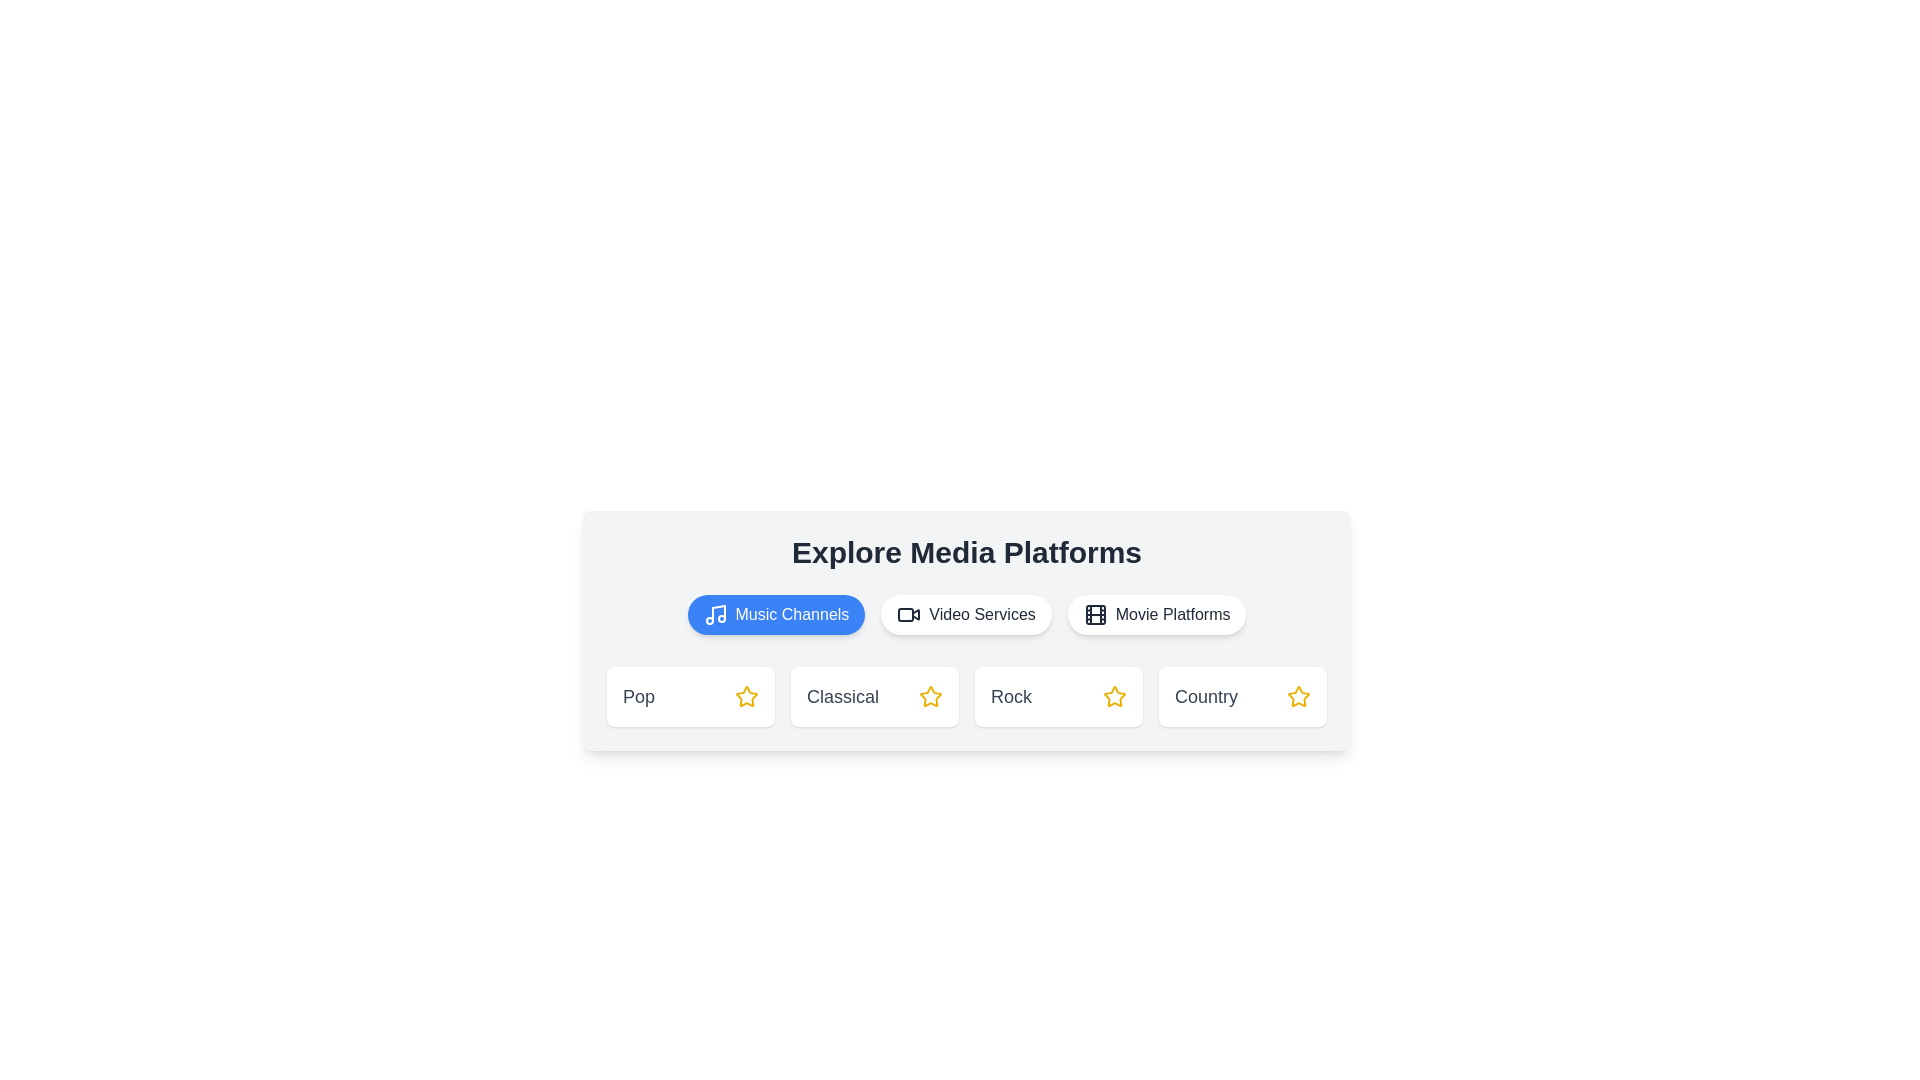  Describe the element at coordinates (1113, 695) in the screenshot. I see `the third rating star icon from the left, which is a yellow star shape with a hollow center, located under the 'Rock' label in the rating group` at that location.